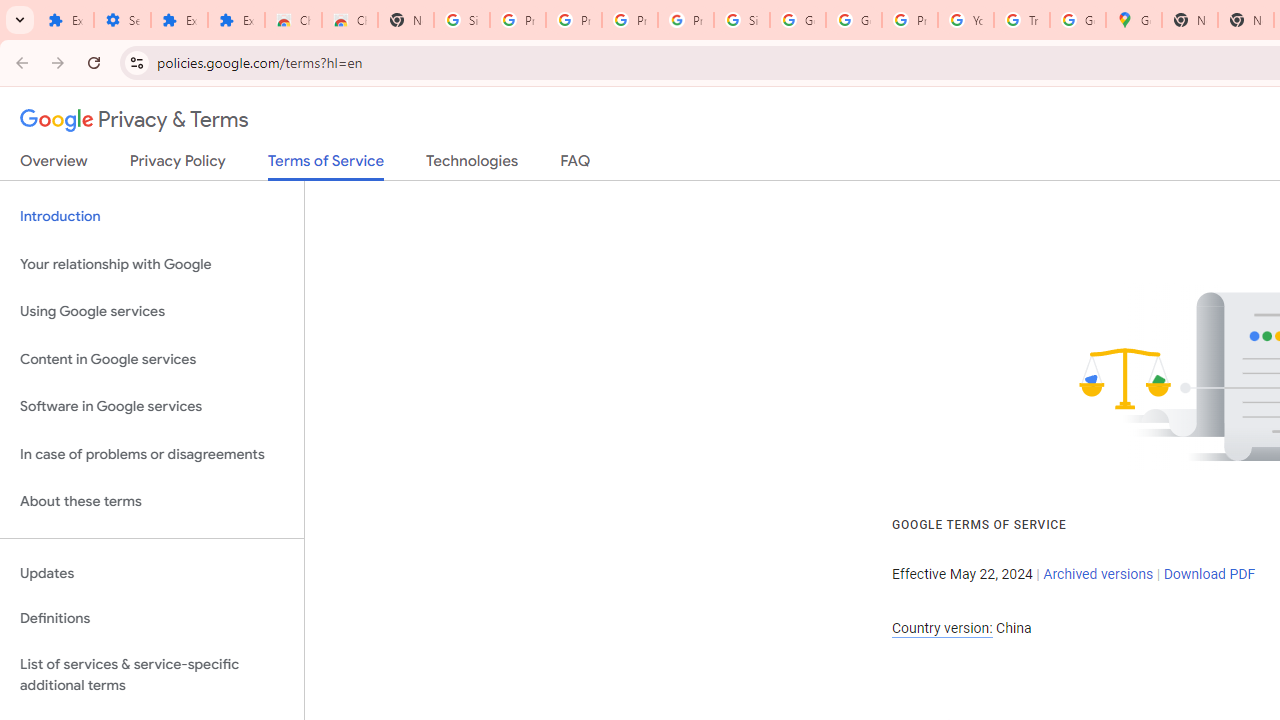 This screenshot has width=1280, height=720. Describe the element at coordinates (151, 312) in the screenshot. I see `'Using Google services'` at that location.